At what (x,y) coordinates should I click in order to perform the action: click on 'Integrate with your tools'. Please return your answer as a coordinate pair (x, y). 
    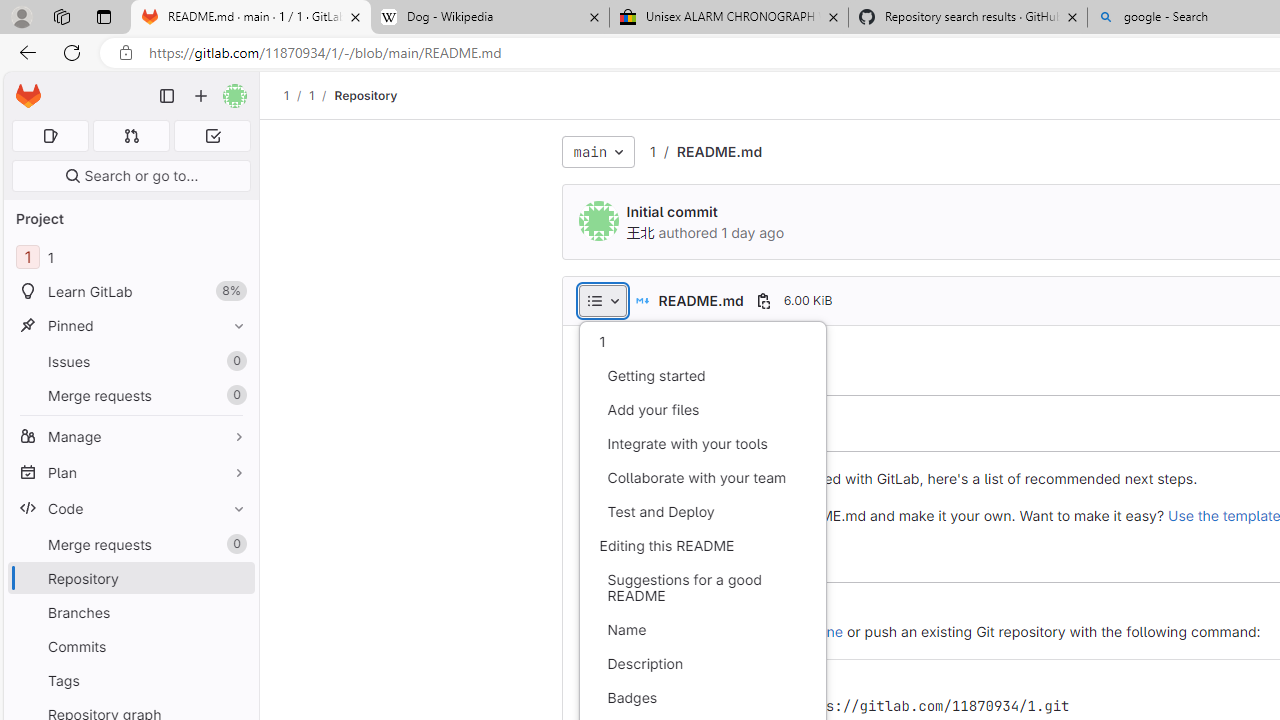
    Looking at the image, I should click on (702, 442).